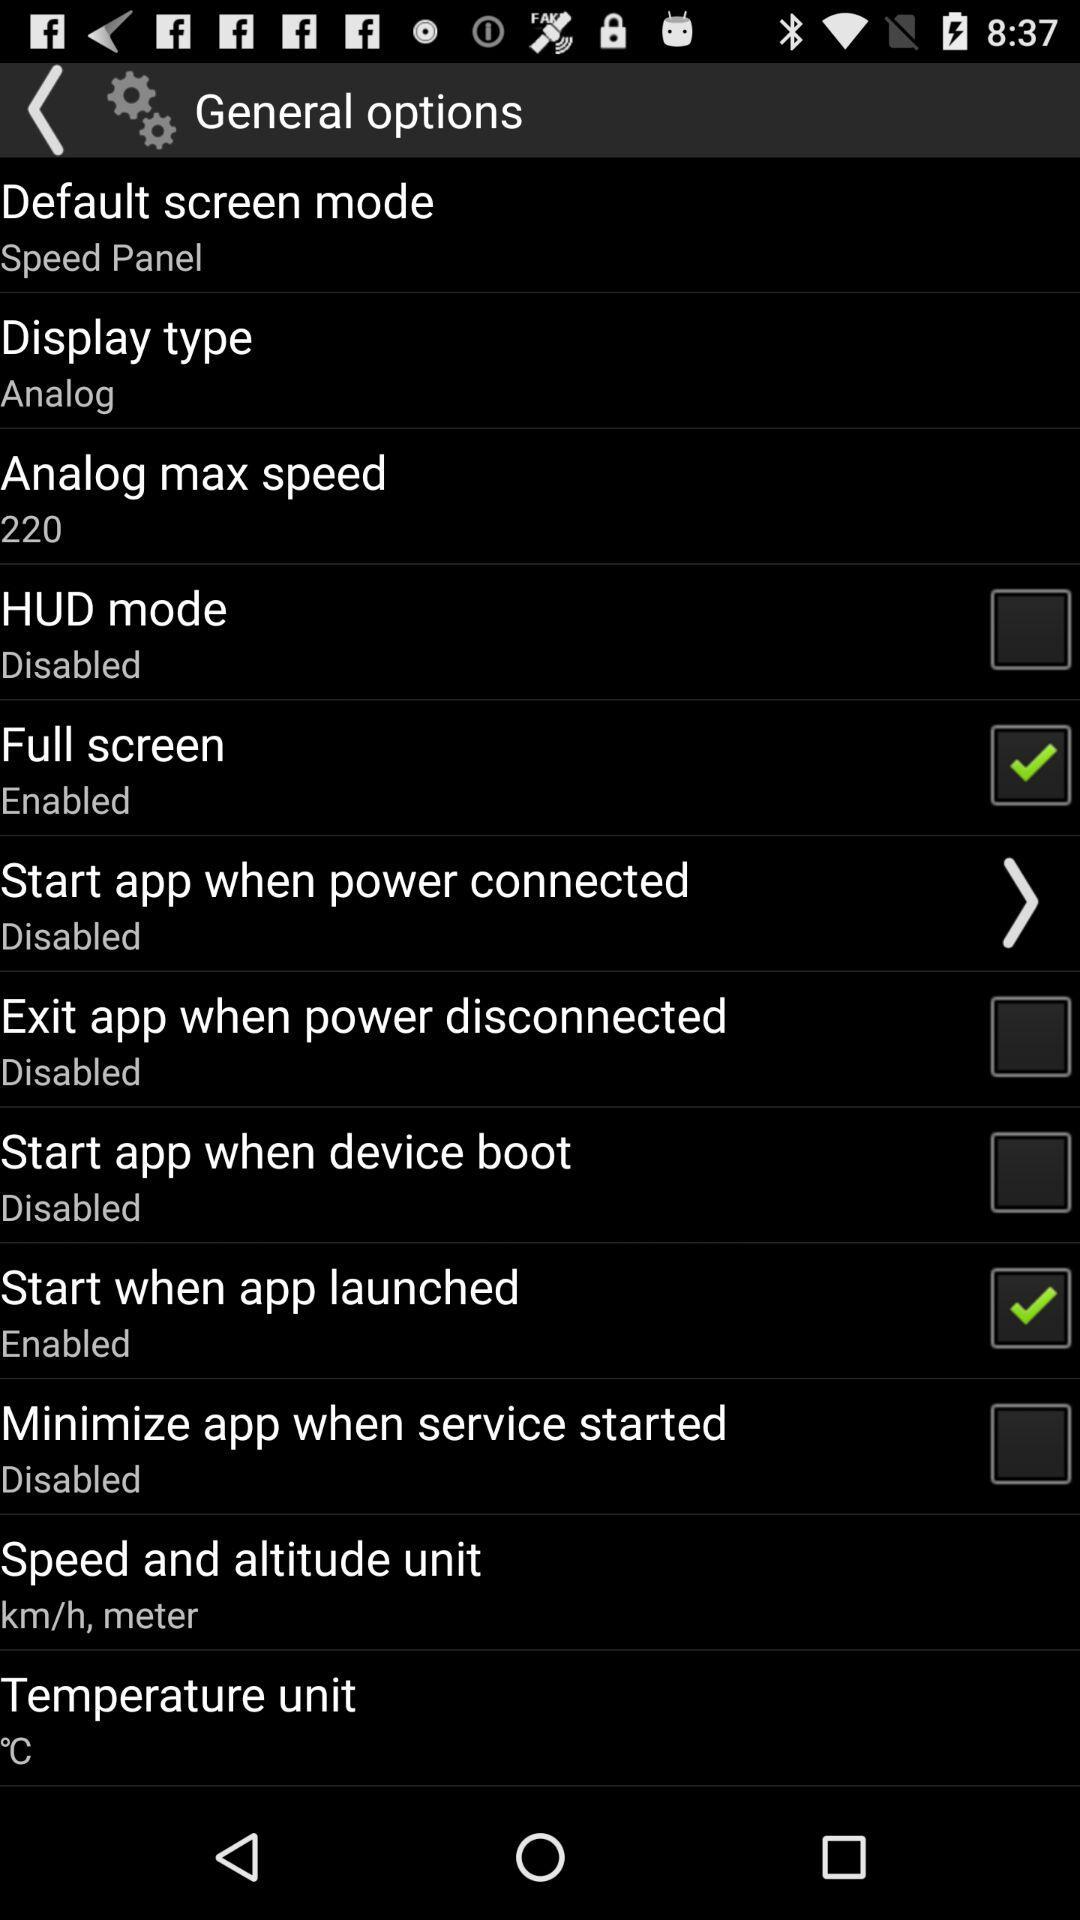 The image size is (1080, 1920). I want to click on setting option, so click(140, 109).